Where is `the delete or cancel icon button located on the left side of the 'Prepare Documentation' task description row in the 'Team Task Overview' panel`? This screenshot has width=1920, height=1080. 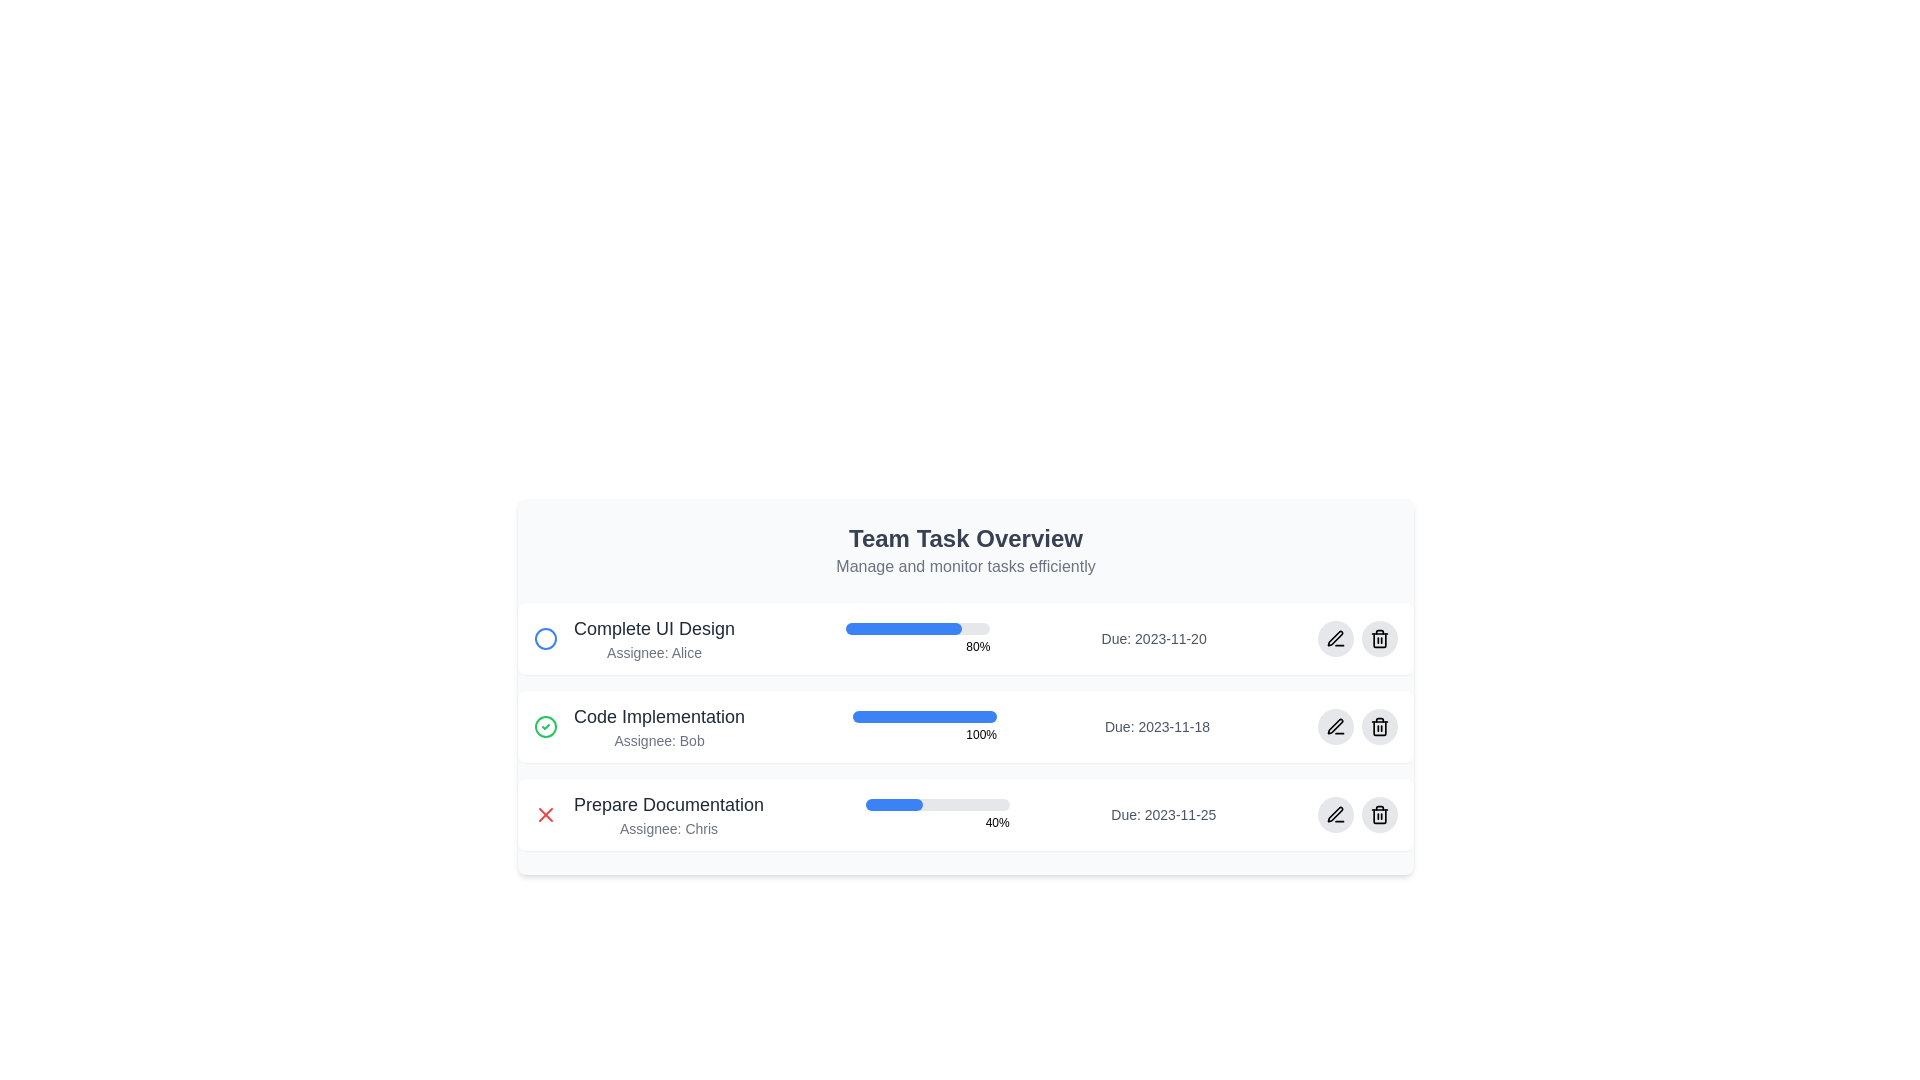
the delete or cancel icon button located on the left side of the 'Prepare Documentation' task description row in the 'Team Task Overview' panel is located at coordinates (546, 814).